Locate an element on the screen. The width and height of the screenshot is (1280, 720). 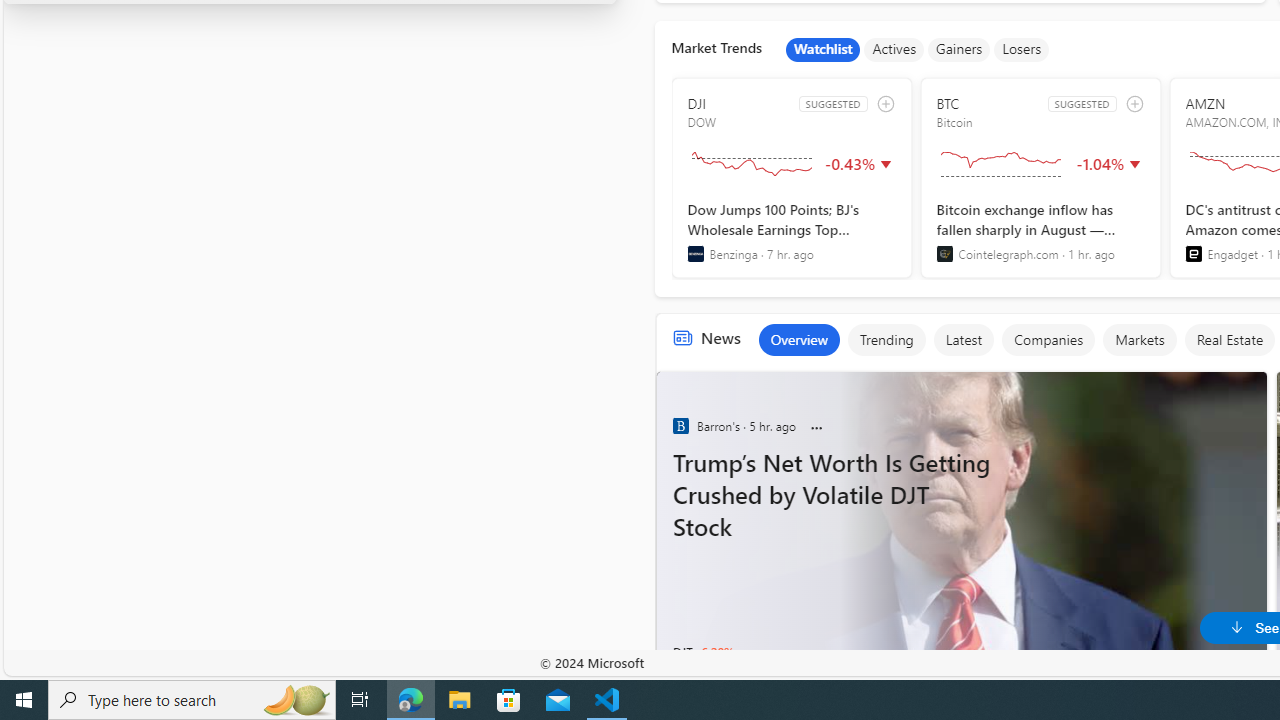
'Overview' is located at coordinates (797, 338).